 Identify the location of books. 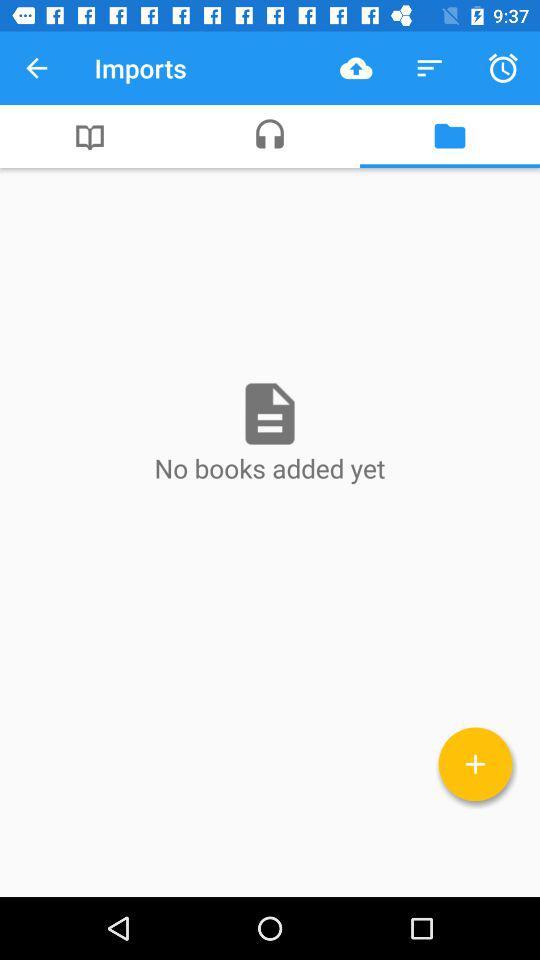
(474, 763).